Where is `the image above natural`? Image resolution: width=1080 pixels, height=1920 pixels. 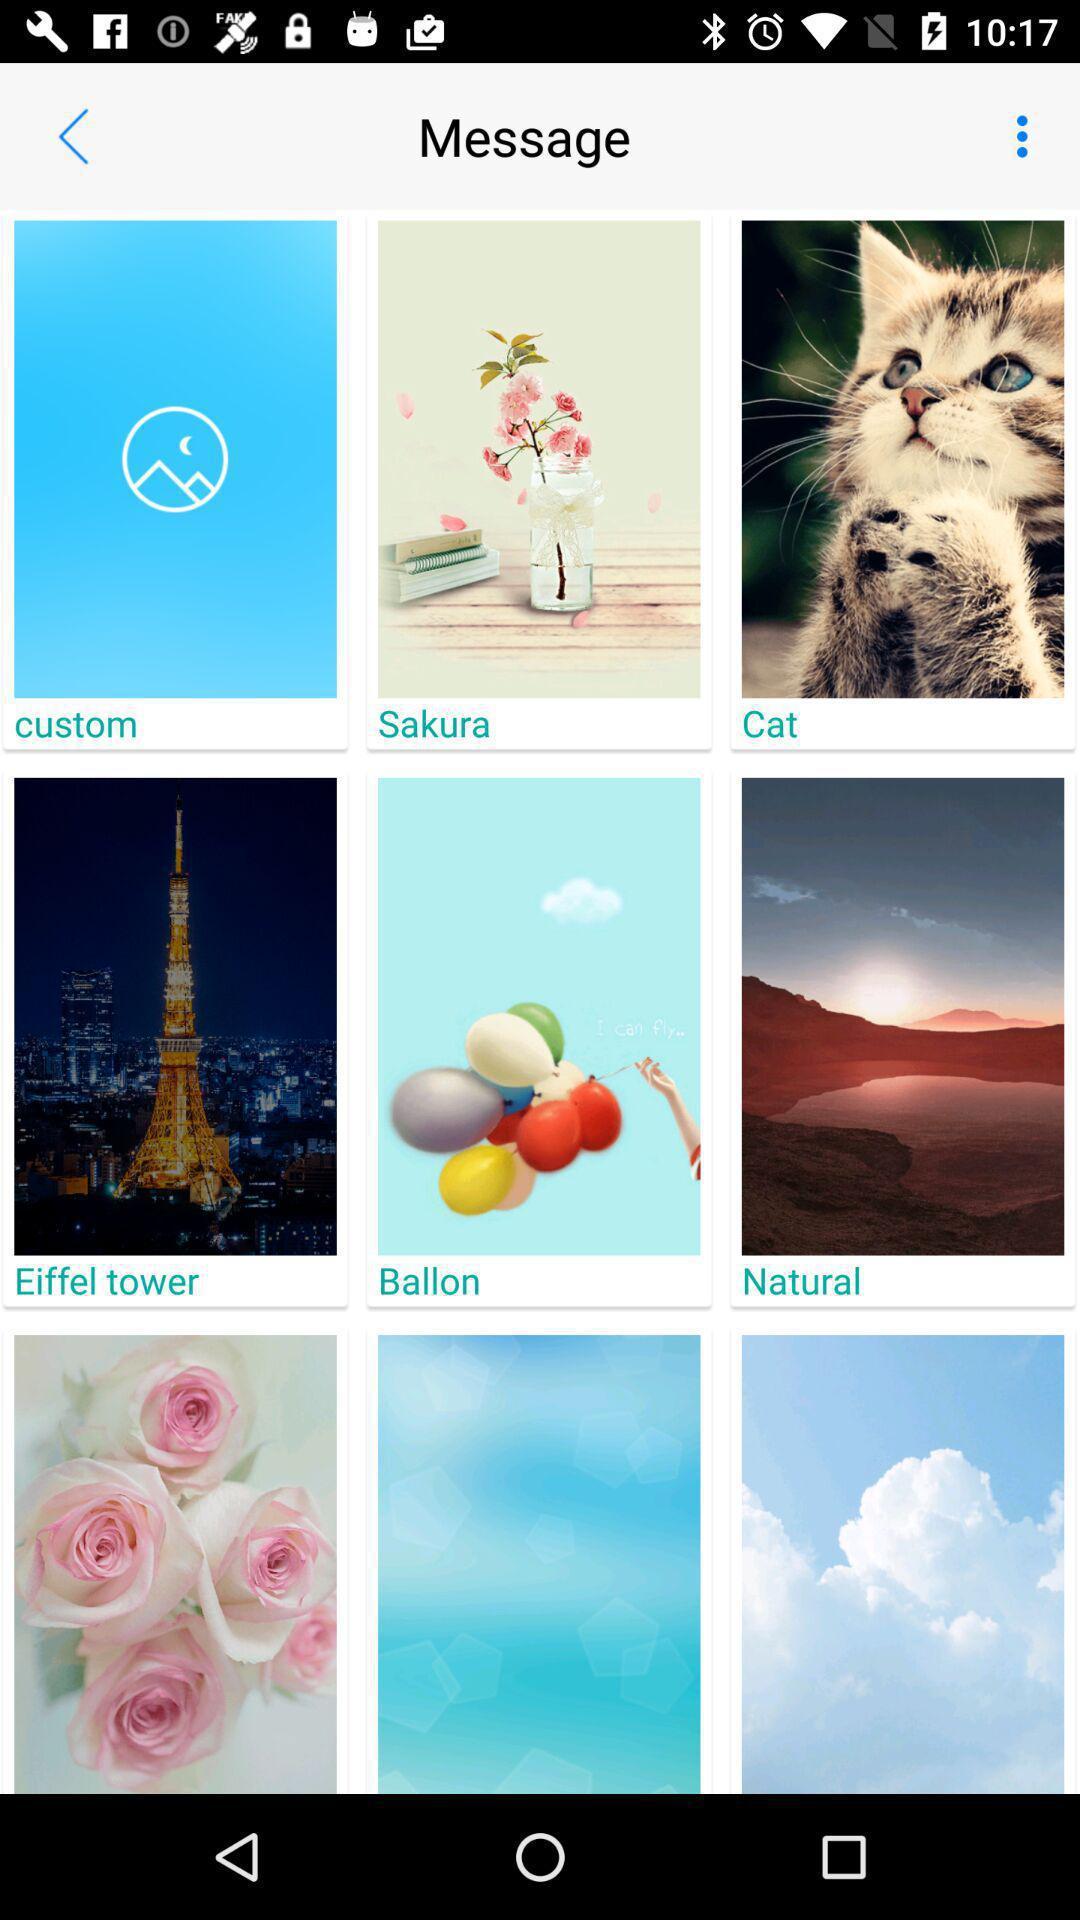 the image above natural is located at coordinates (902, 1017).